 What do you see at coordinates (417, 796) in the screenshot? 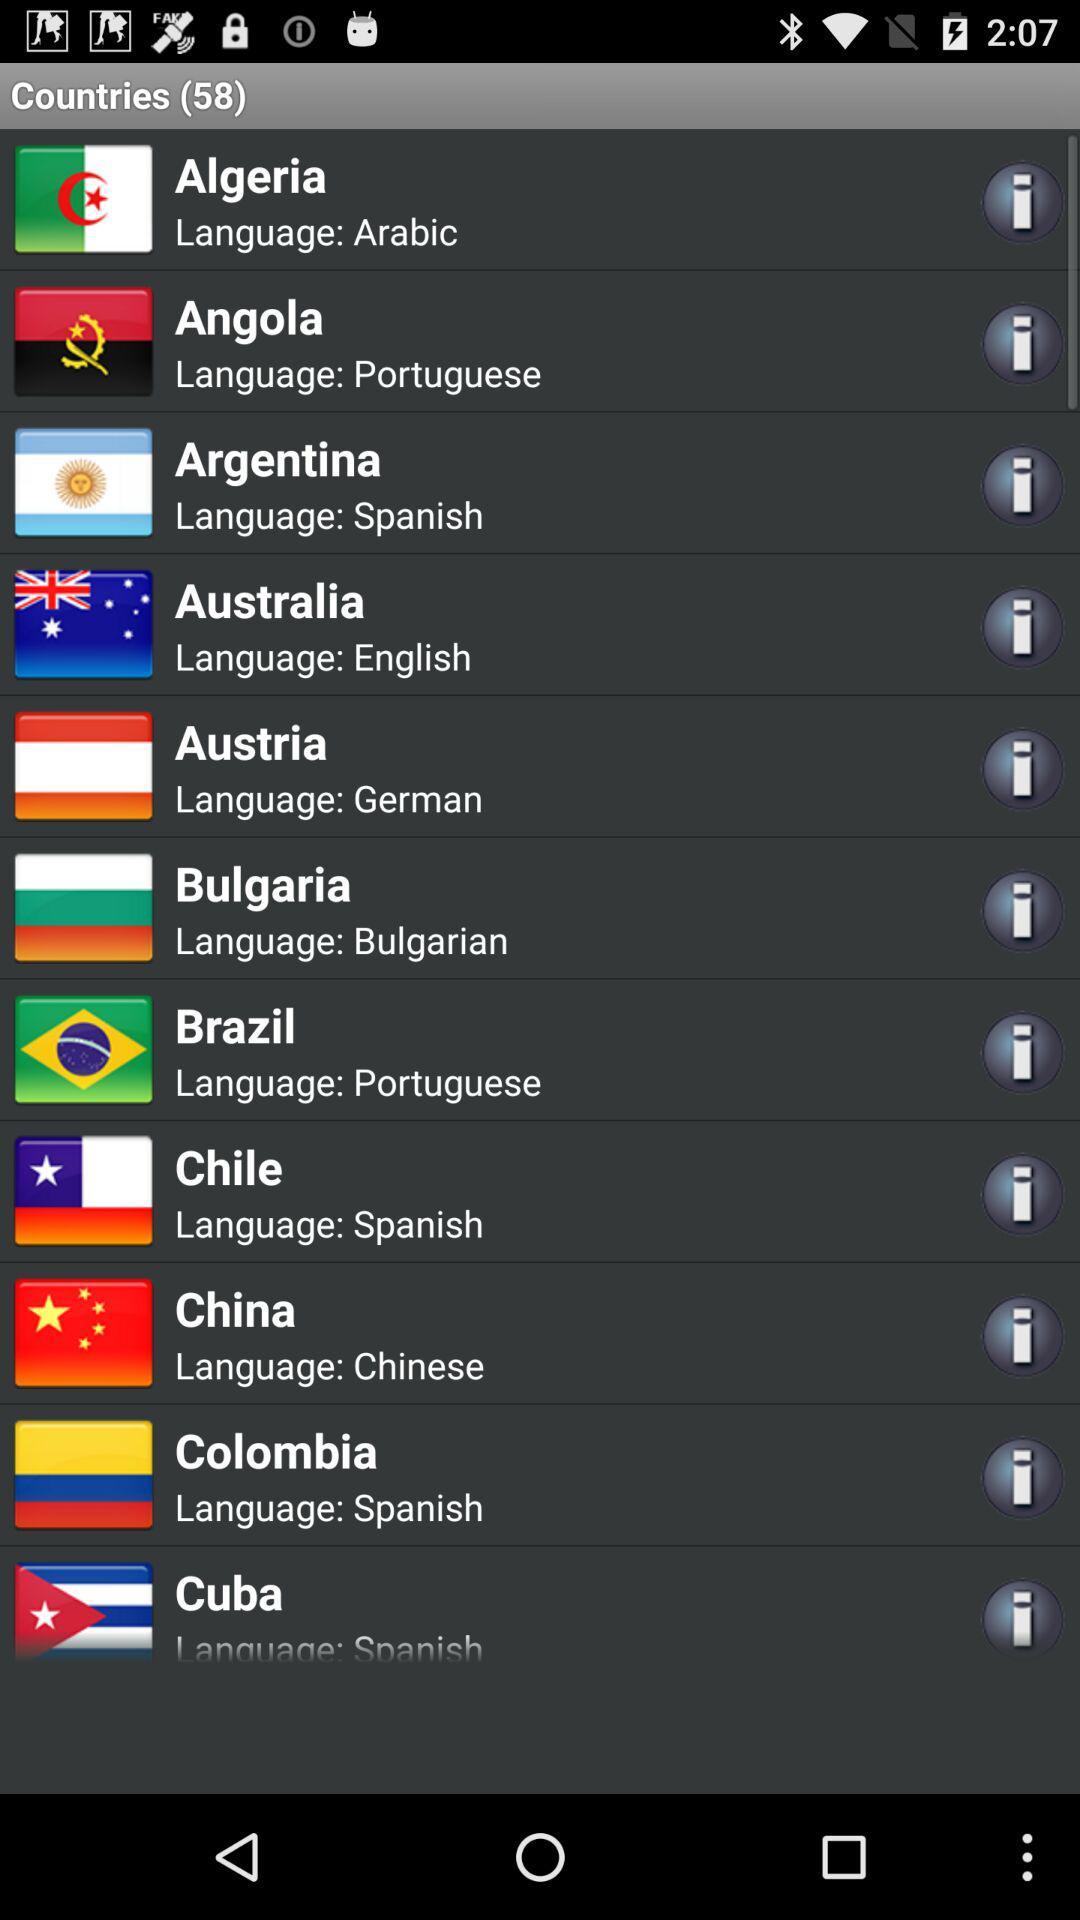
I see `the icon to the right of language:  icon` at bounding box center [417, 796].